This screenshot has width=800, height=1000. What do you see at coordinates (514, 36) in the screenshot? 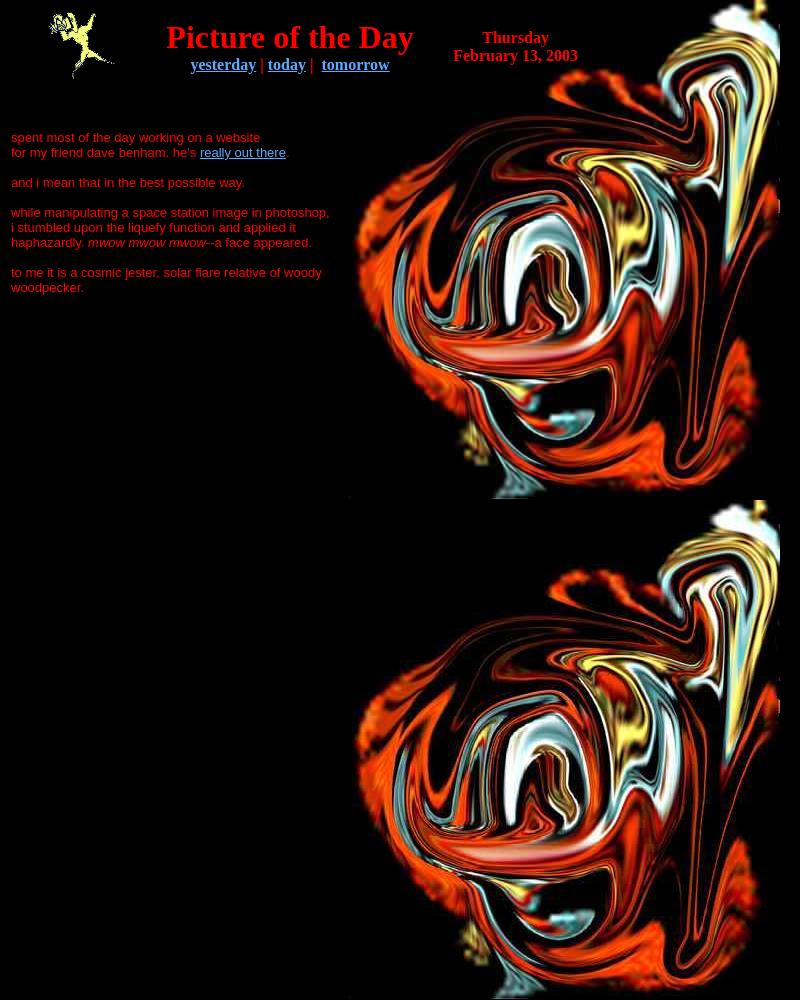
I see `'Thursday'` at bounding box center [514, 36].